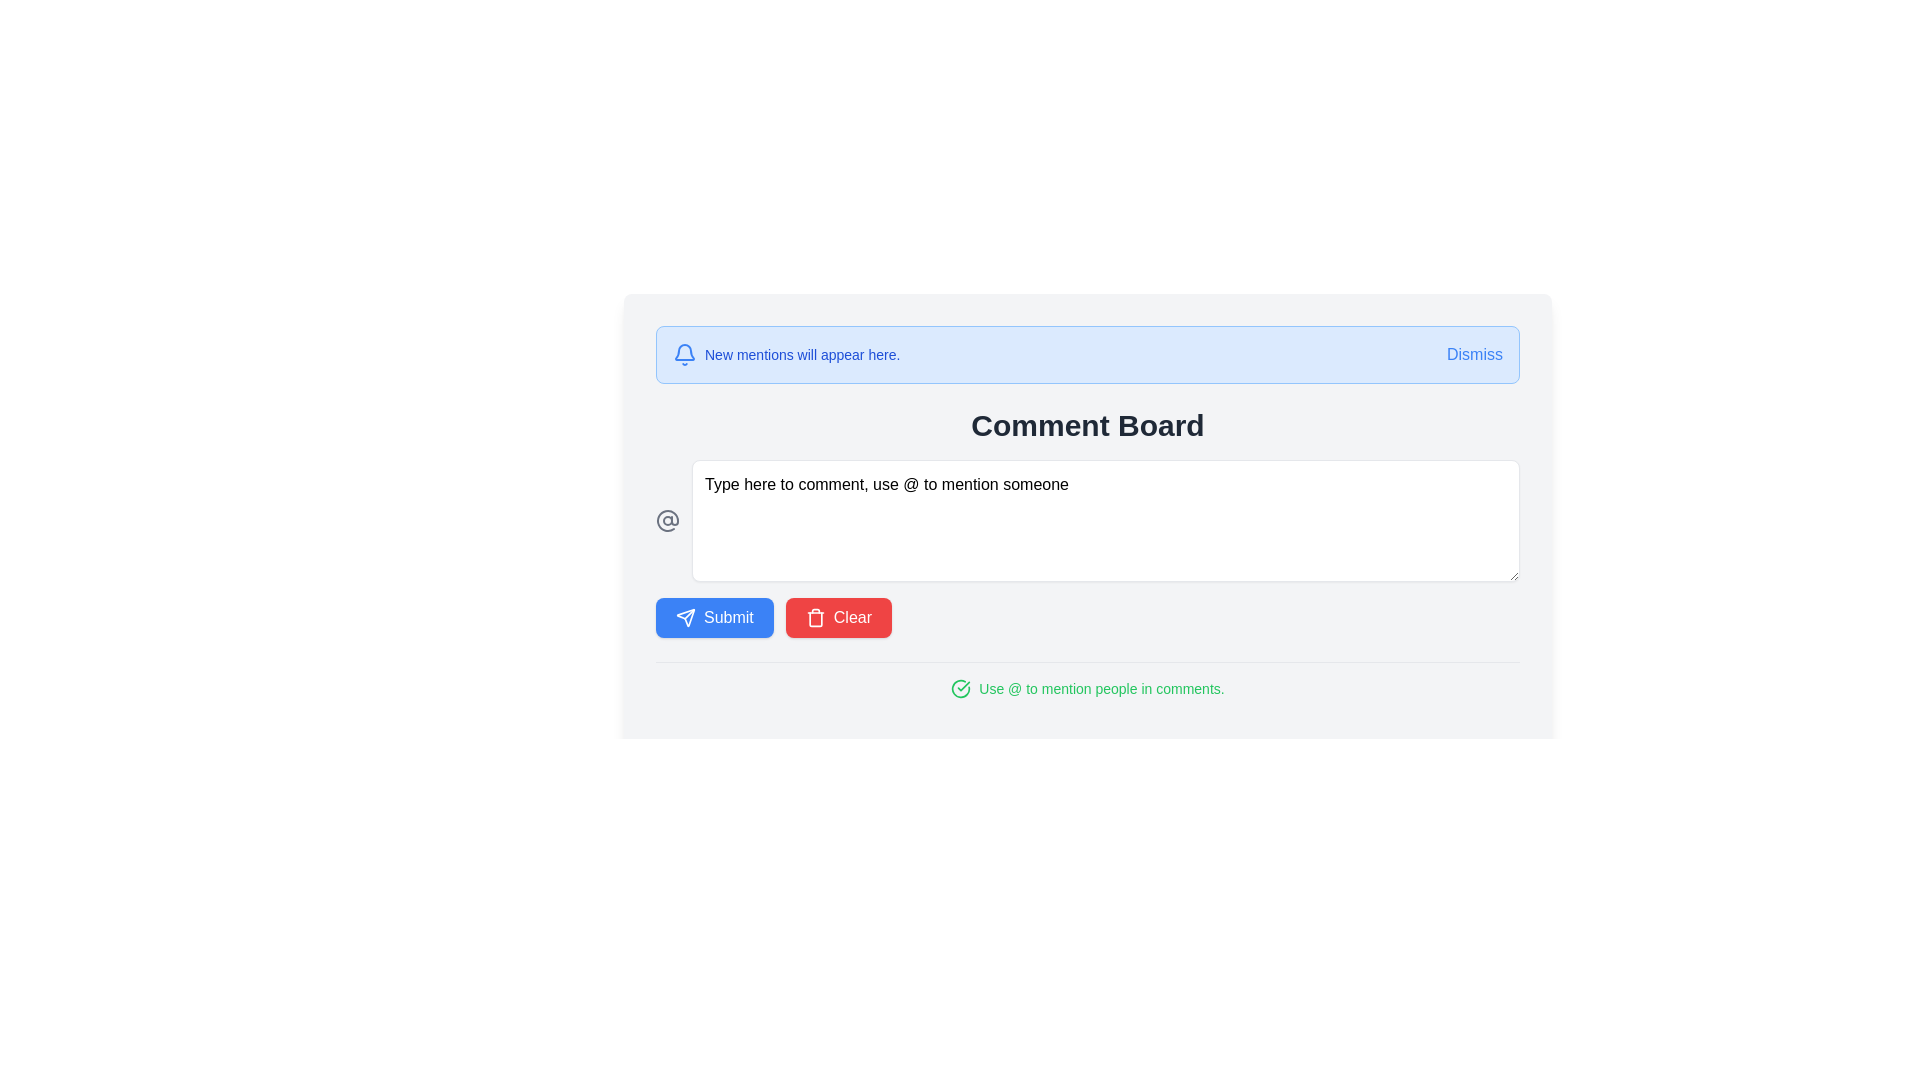  What do you see at coordinates (961, 688) in the screenshot?
I see `the success icon located at the bottom left of the interface, which precedes the notification message 'Use @ to mention people in comments.'` at bounding box center [961, 688].